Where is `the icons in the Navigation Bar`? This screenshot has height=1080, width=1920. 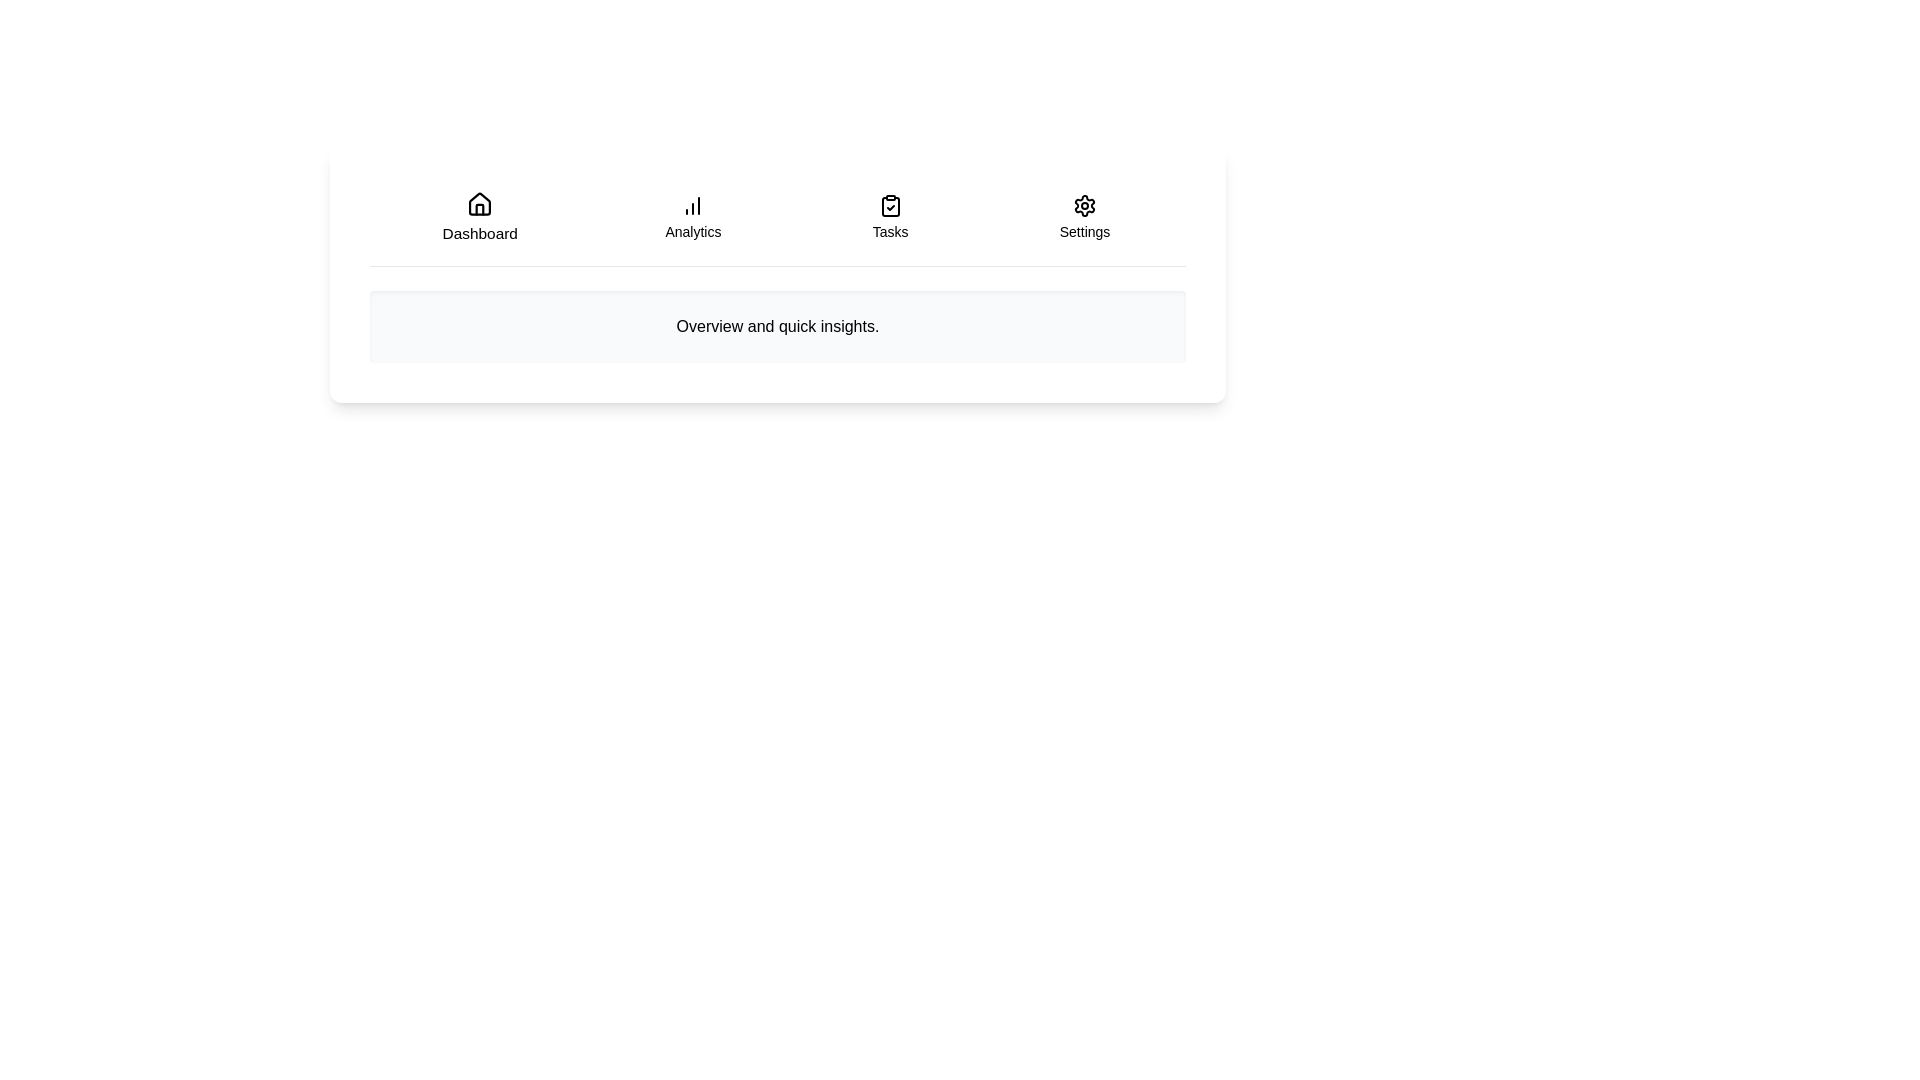 the icons in the Navigation Bar is located at coordinates (776, 225).